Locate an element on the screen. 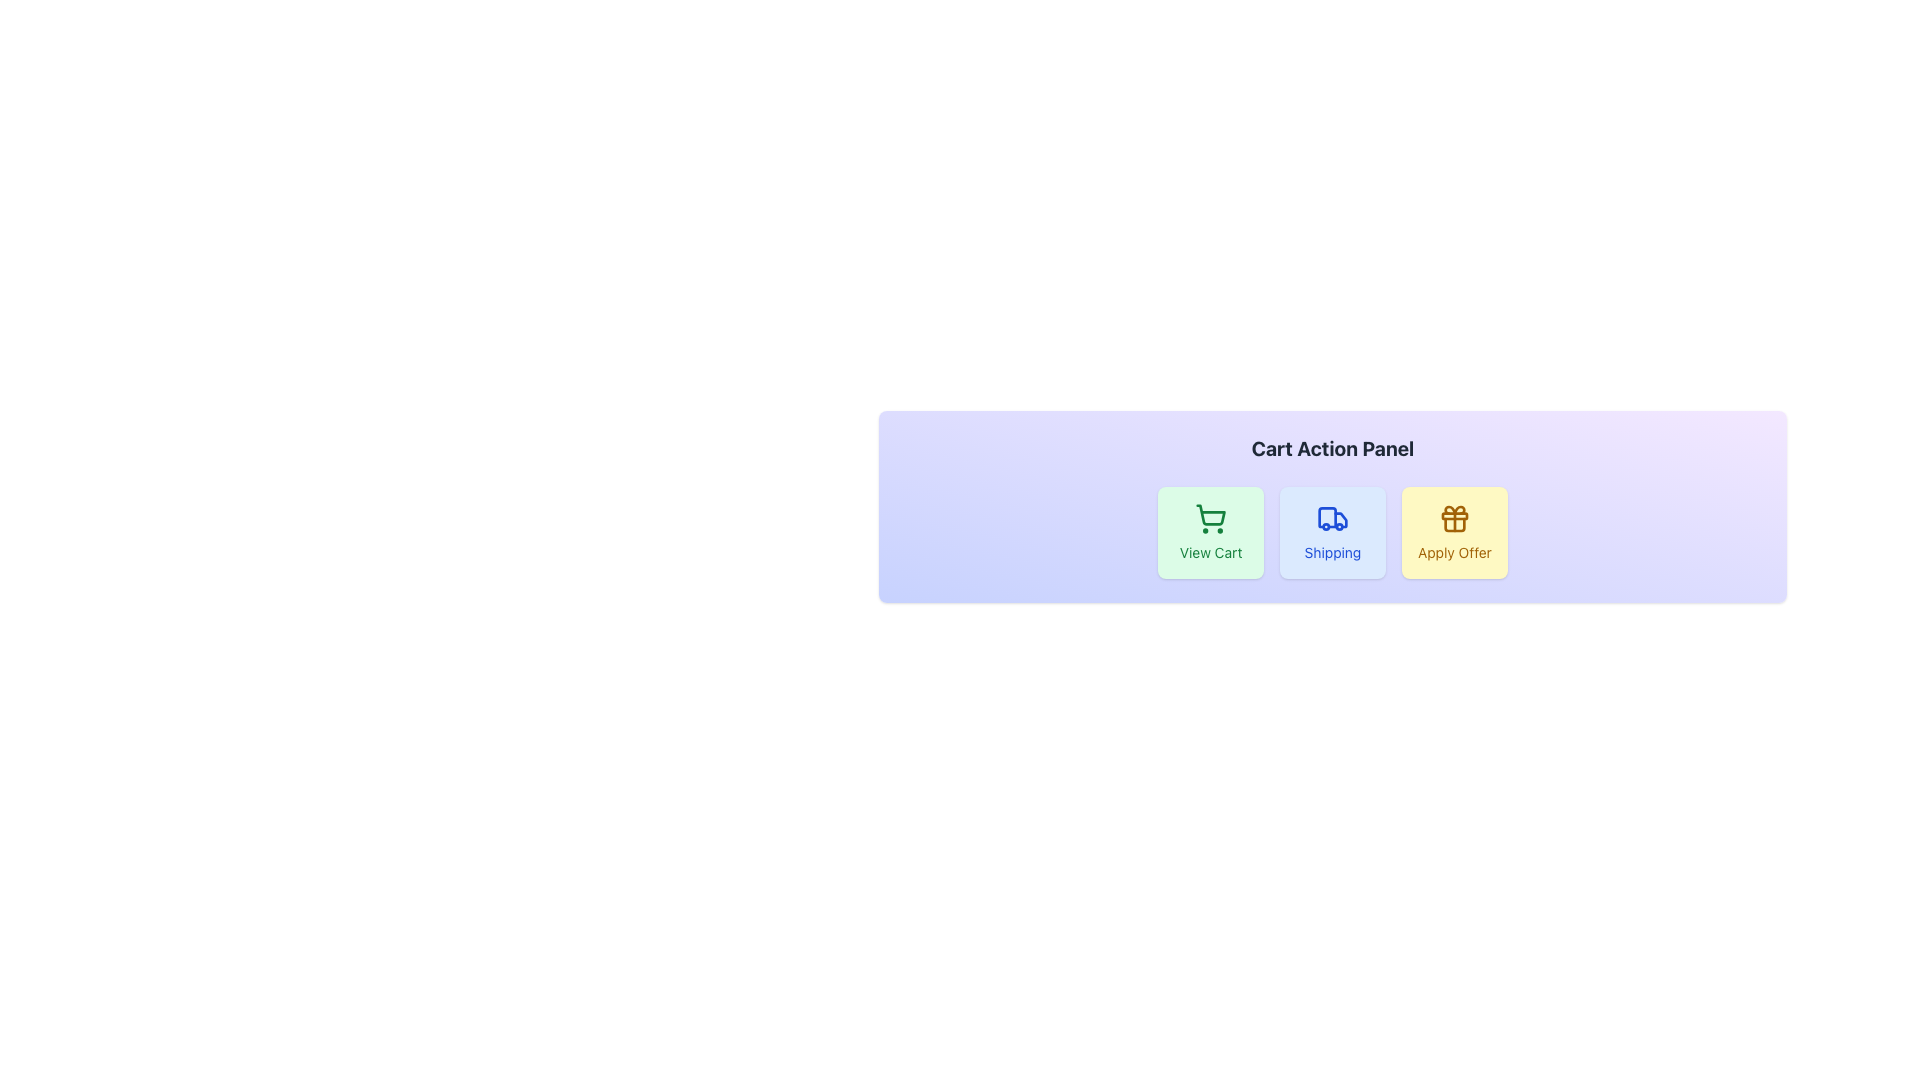 This screenshot has height=1080, width=1920. the 'Apply Offer' text label, which is styled in a small font and is centrally located within the 'Apply Offer' button group below a gift box icon is located at coordinates (1454, 552).